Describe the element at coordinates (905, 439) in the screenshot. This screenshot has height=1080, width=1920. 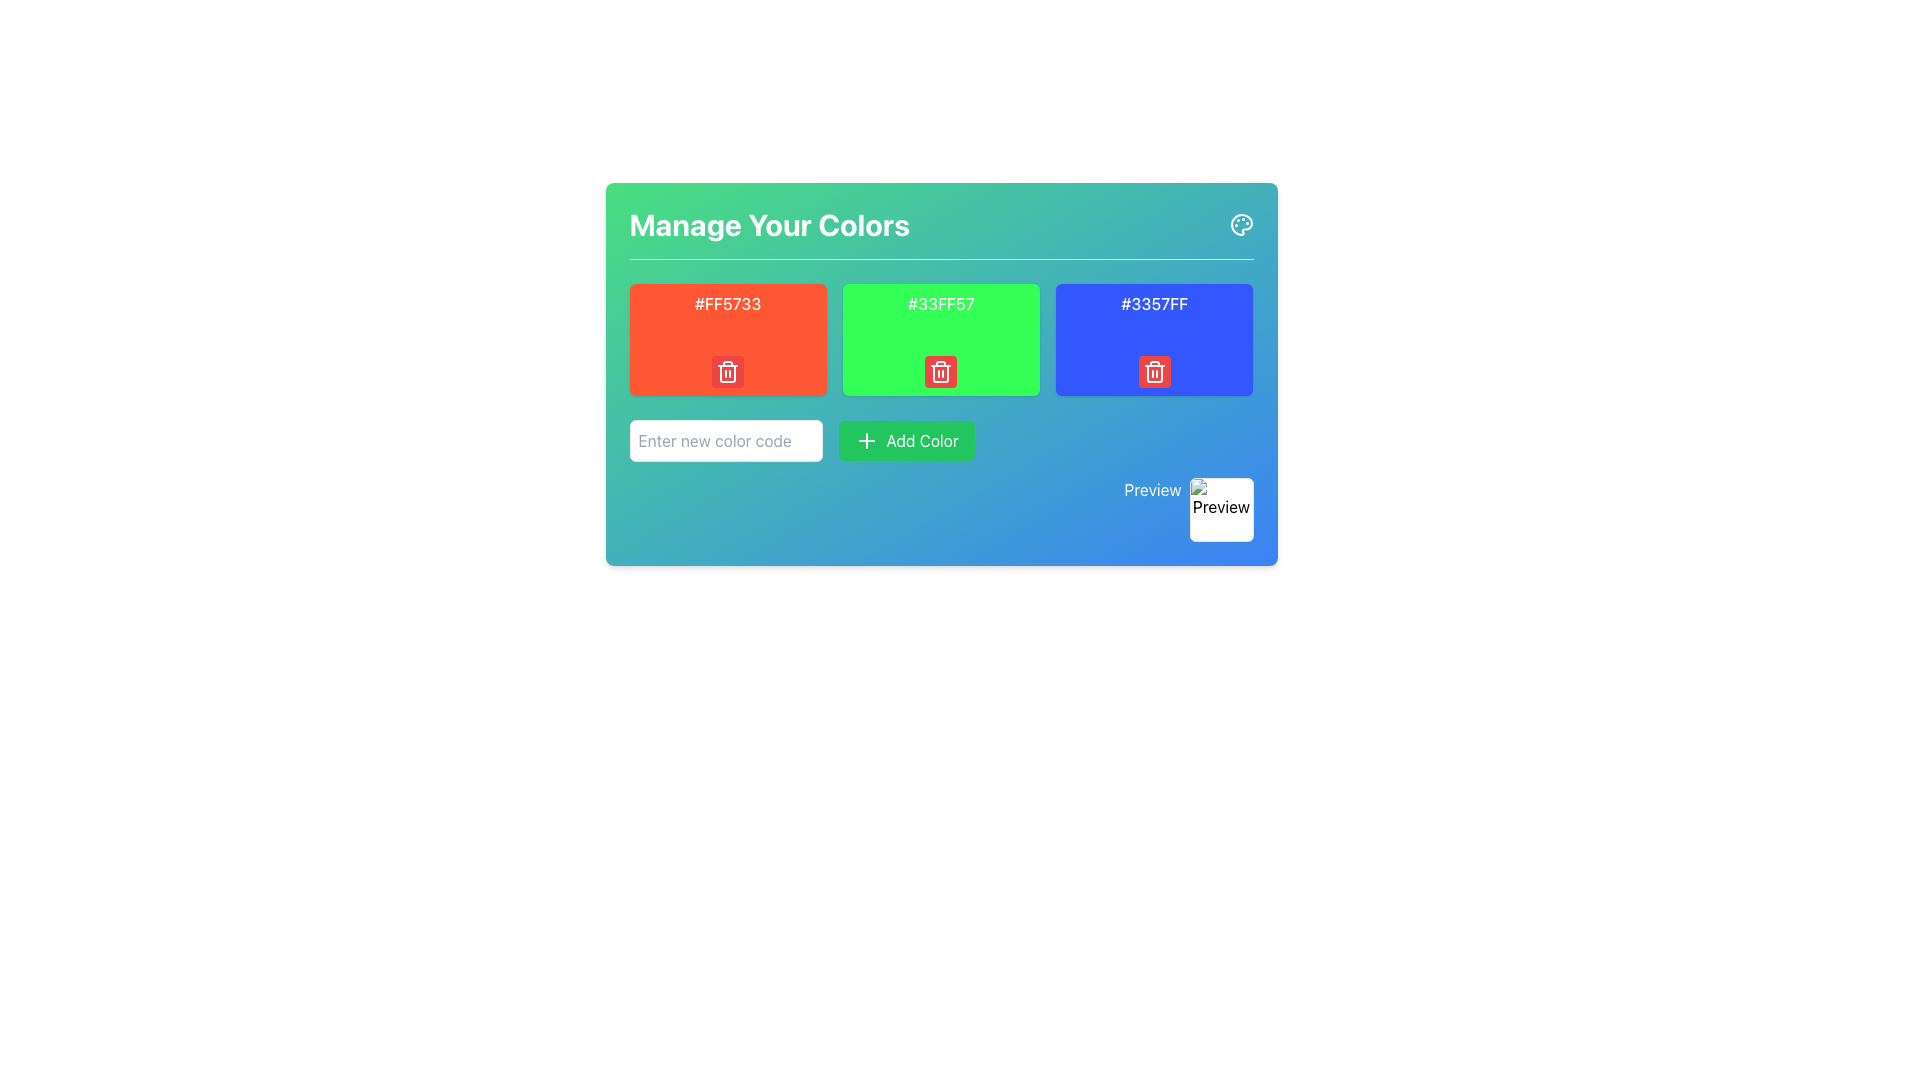
I see `the green button located to the right of the 'Enter new color code' text input field` at that location.